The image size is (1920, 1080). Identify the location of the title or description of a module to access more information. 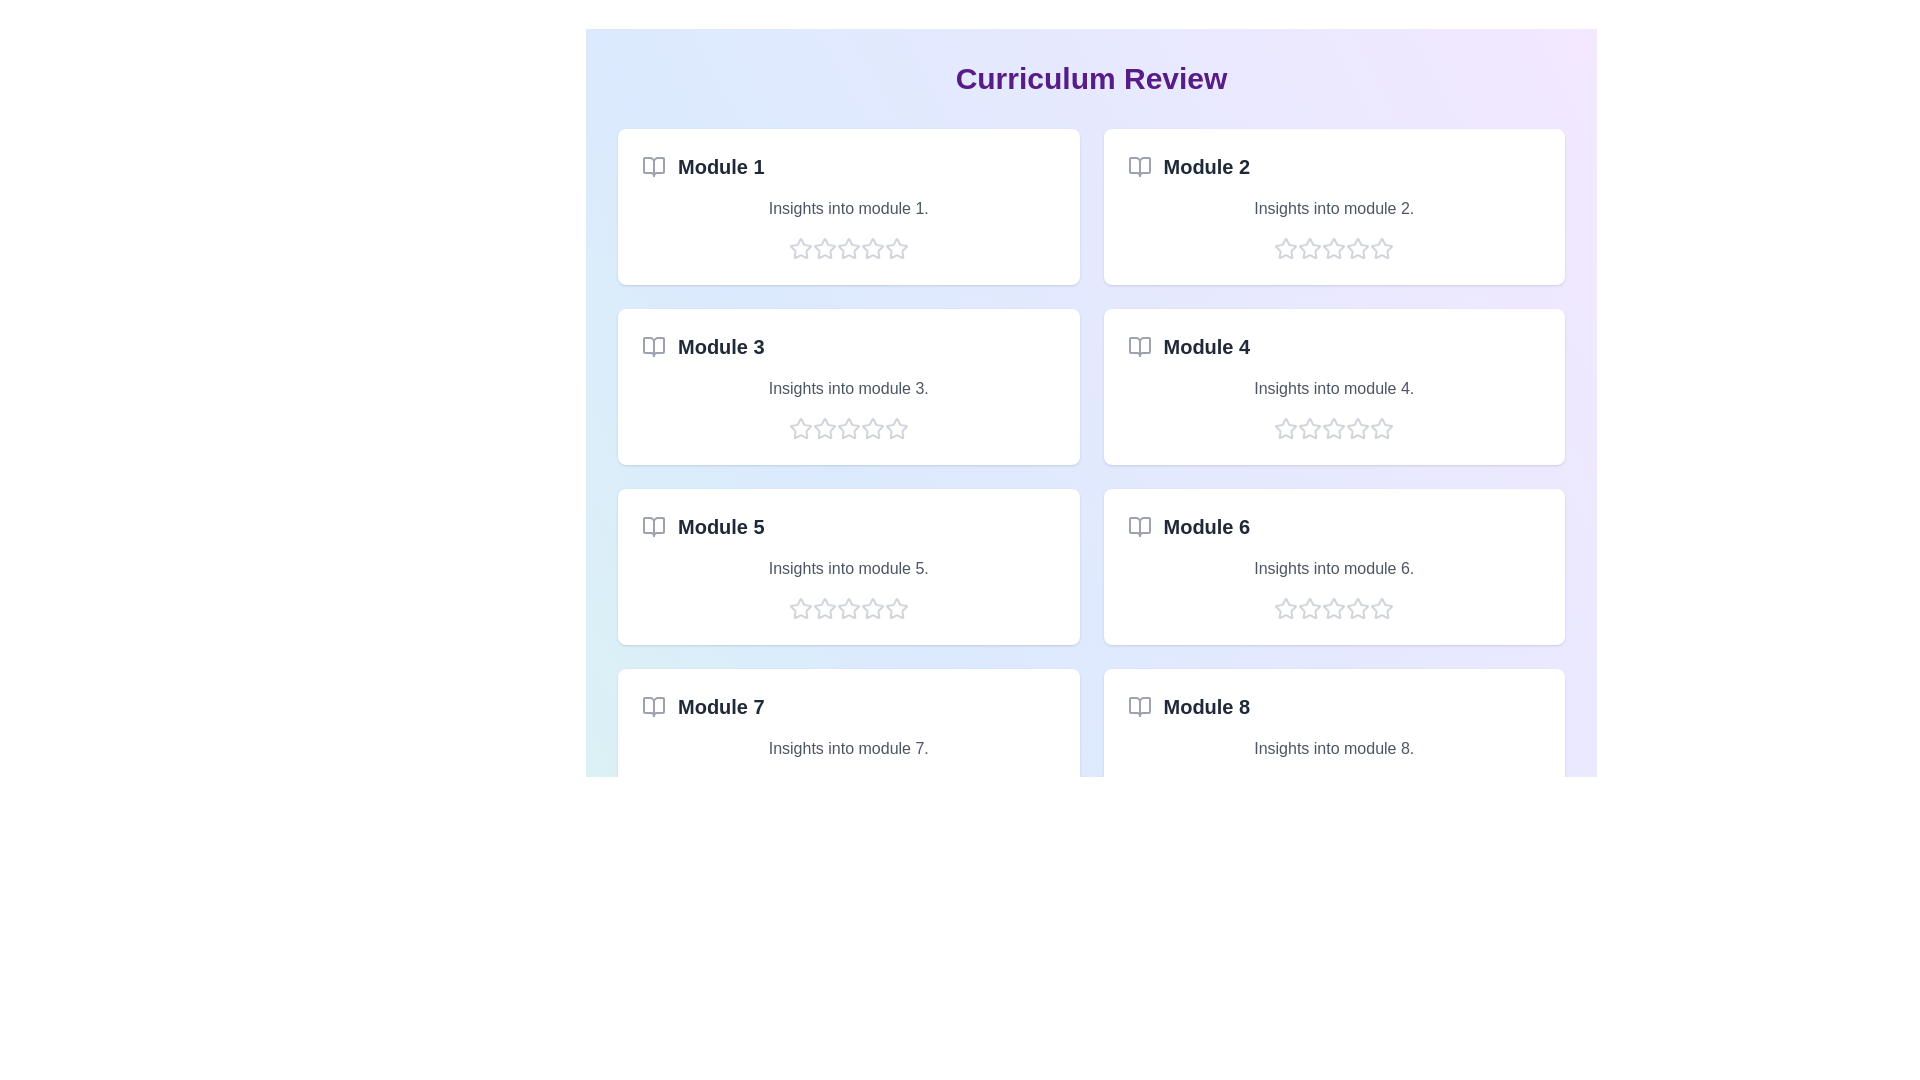
(848, 207).